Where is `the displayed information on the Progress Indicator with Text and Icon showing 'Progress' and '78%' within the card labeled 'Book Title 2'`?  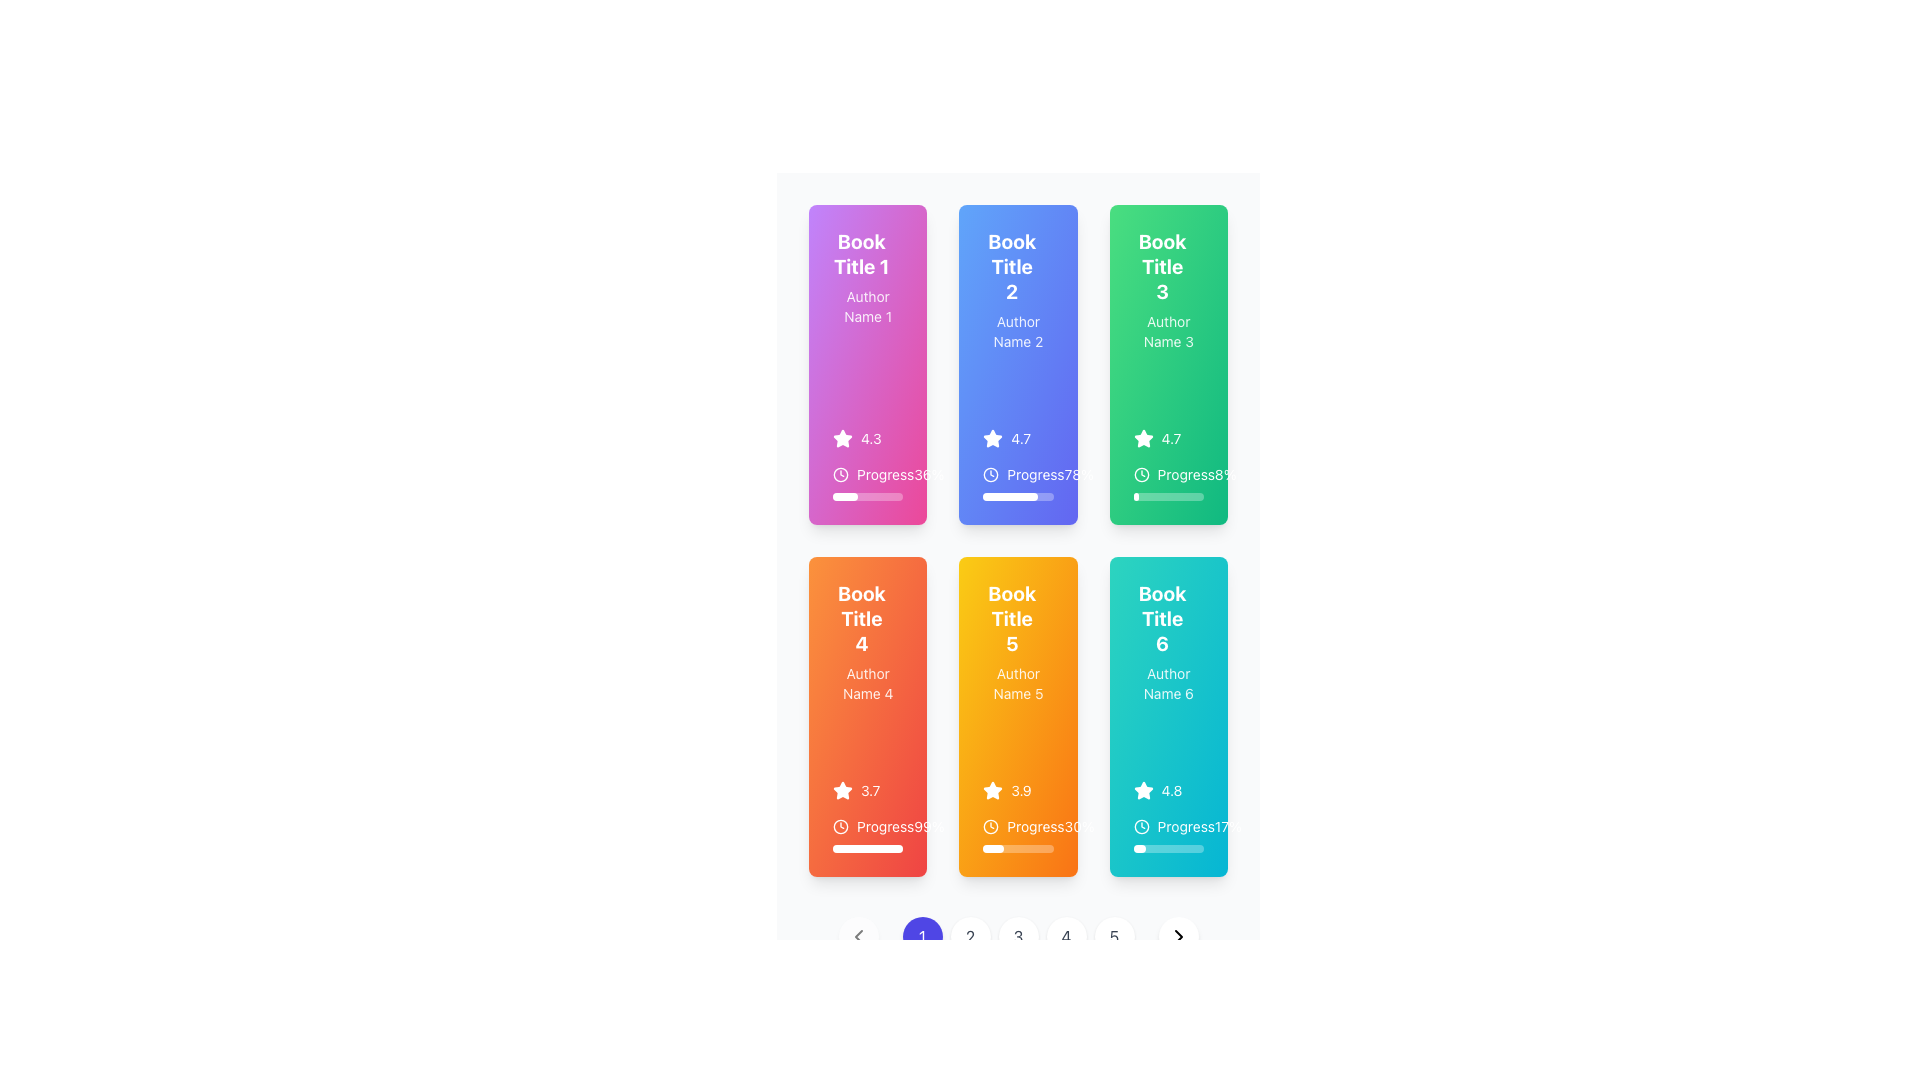
the displayed information on the Progress Indicator with Text and Icon showing 'Progress' and '78%' within the card labeled 'Book Title 2' is located at coordinates (1018, 465).